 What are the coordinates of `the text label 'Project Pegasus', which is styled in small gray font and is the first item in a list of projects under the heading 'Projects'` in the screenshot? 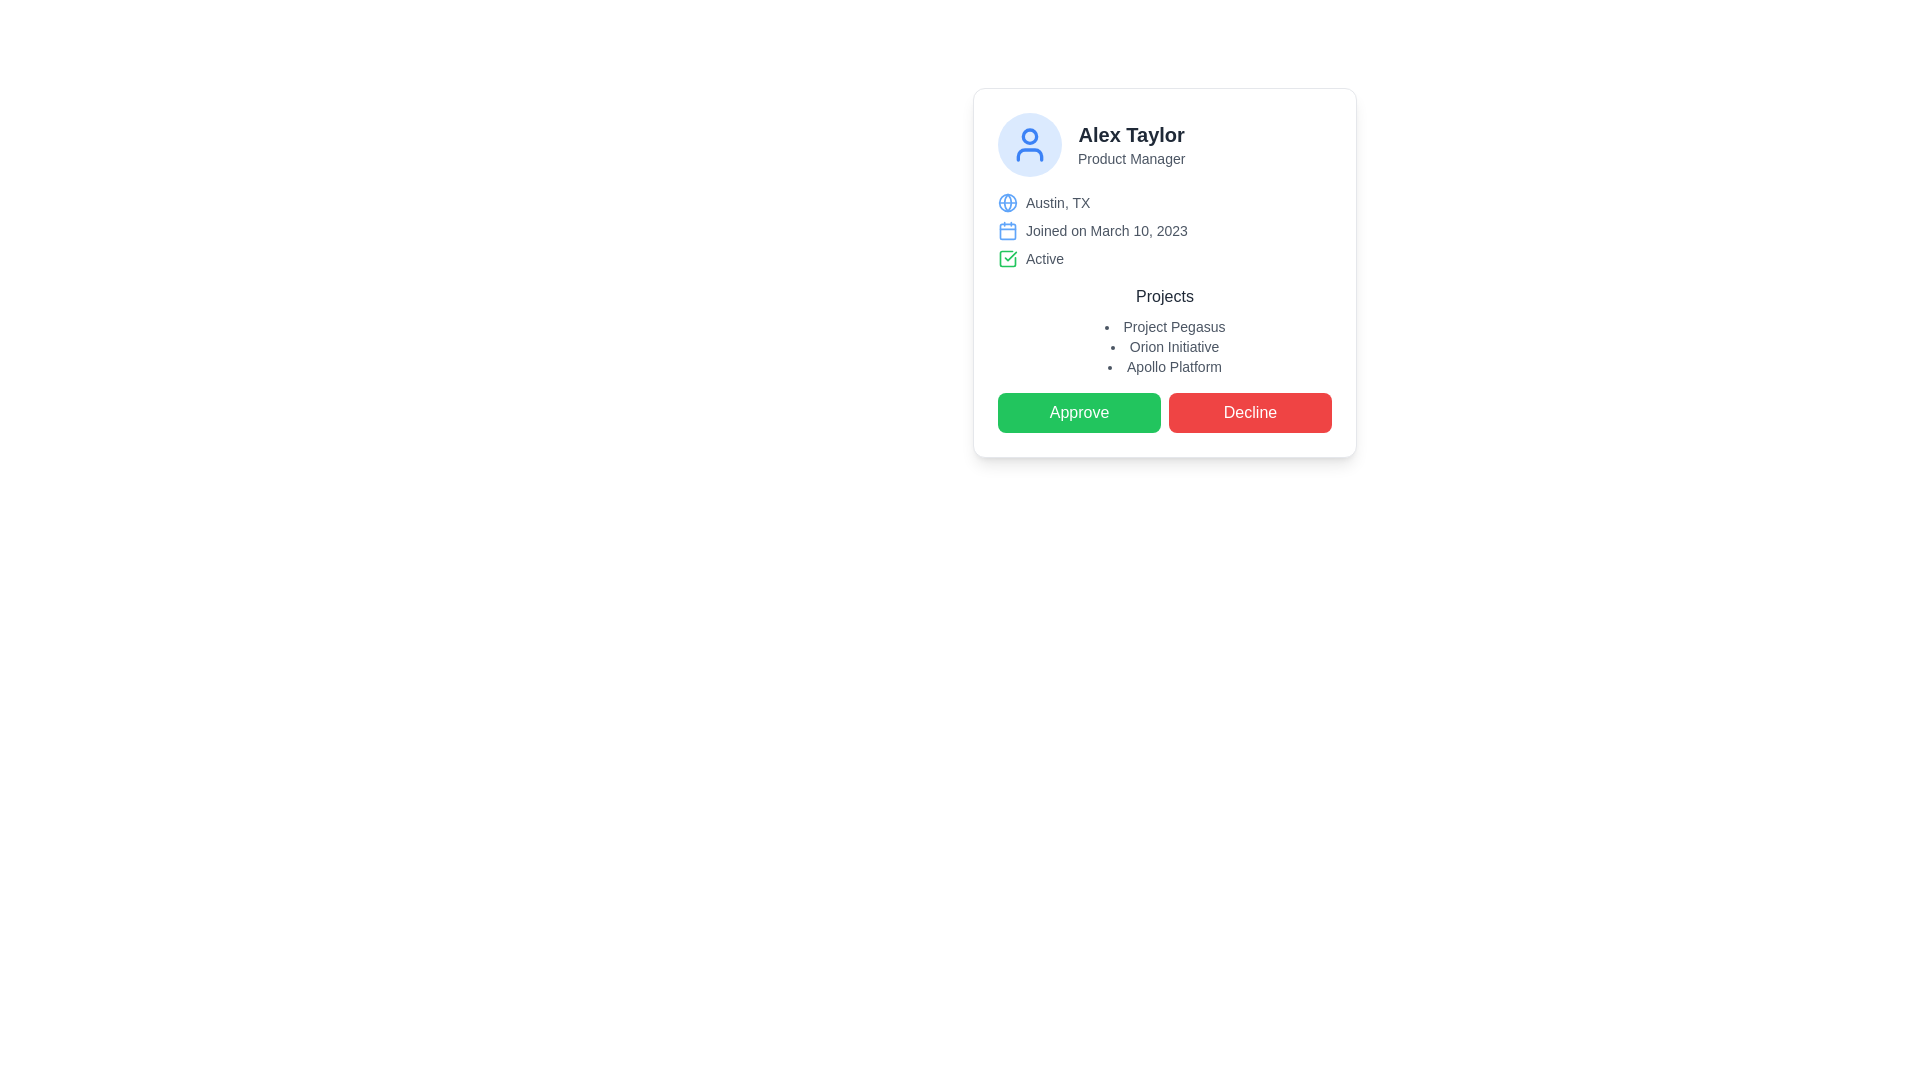 It's located at (1165, 326).